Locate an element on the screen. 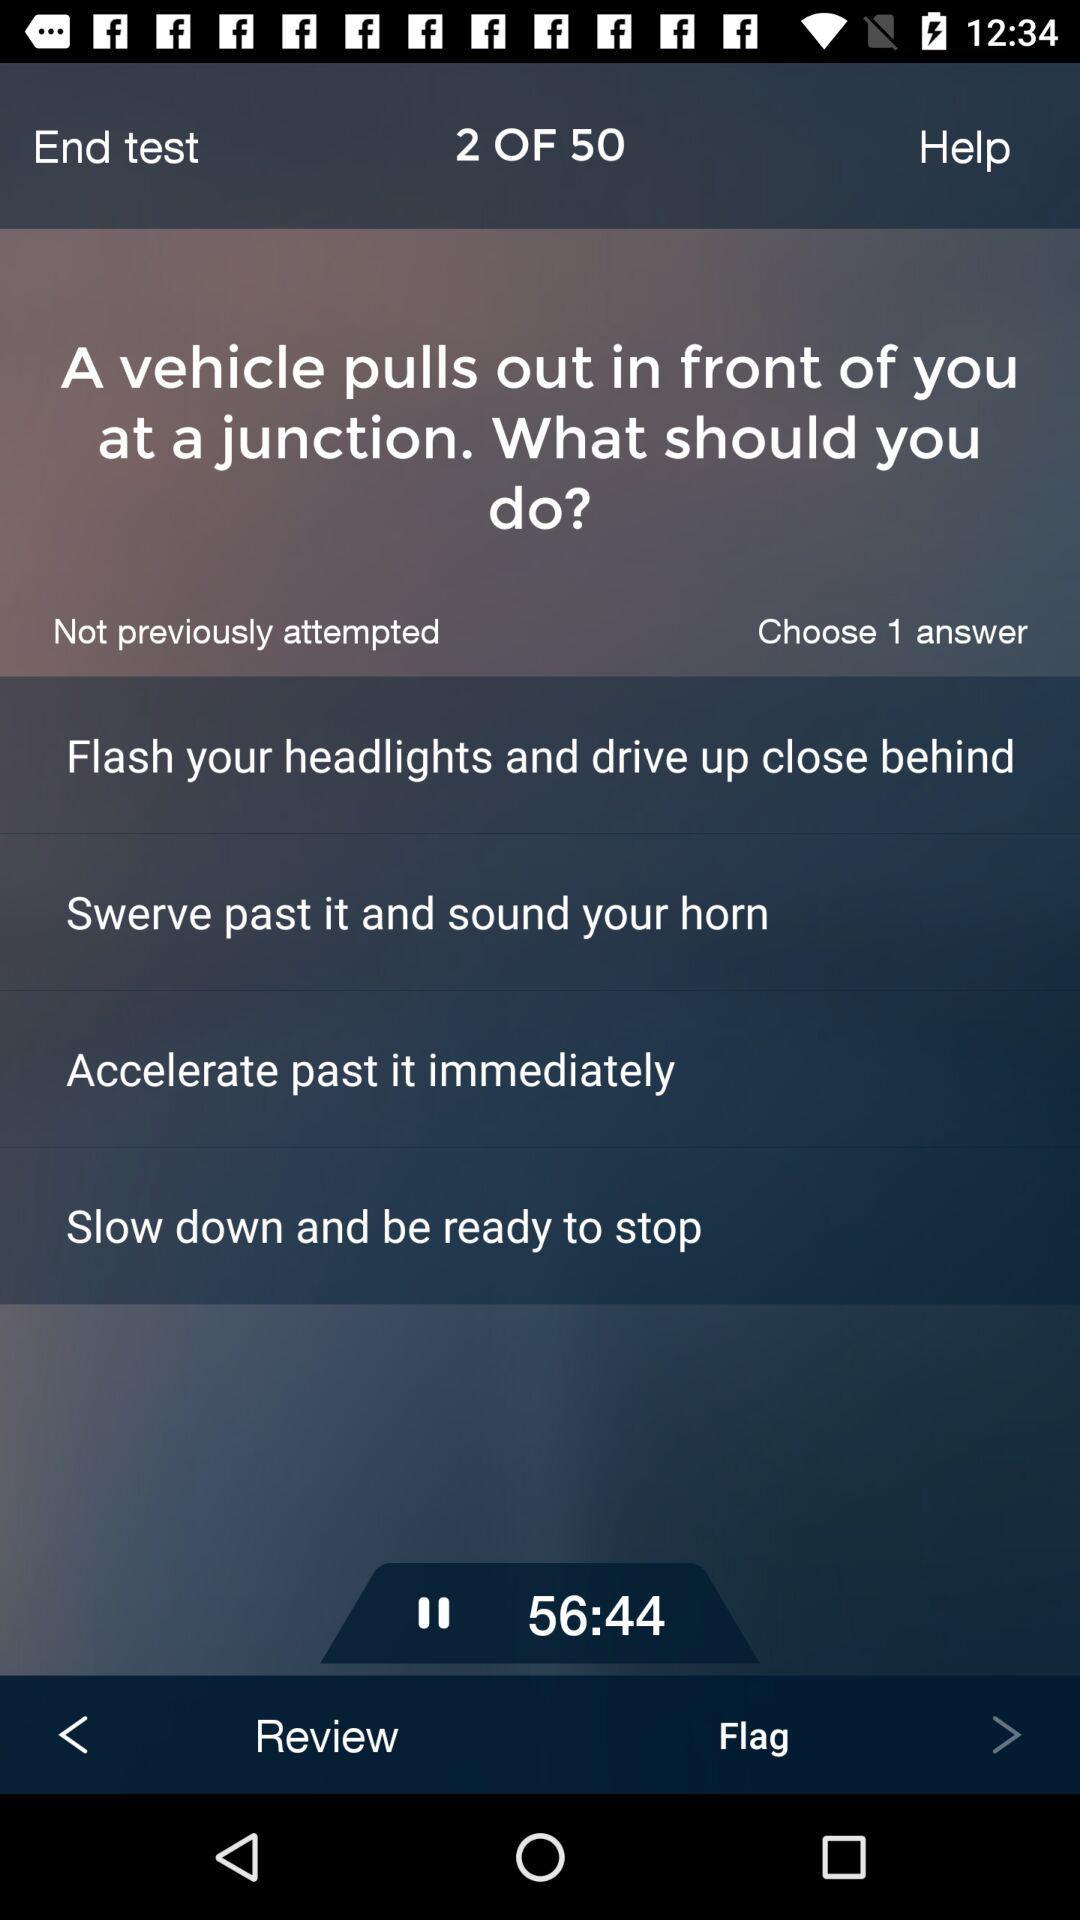 This screenshot has height=1920, width=1080. the item below a vehicle pulls is located at coordinates (891, 629).